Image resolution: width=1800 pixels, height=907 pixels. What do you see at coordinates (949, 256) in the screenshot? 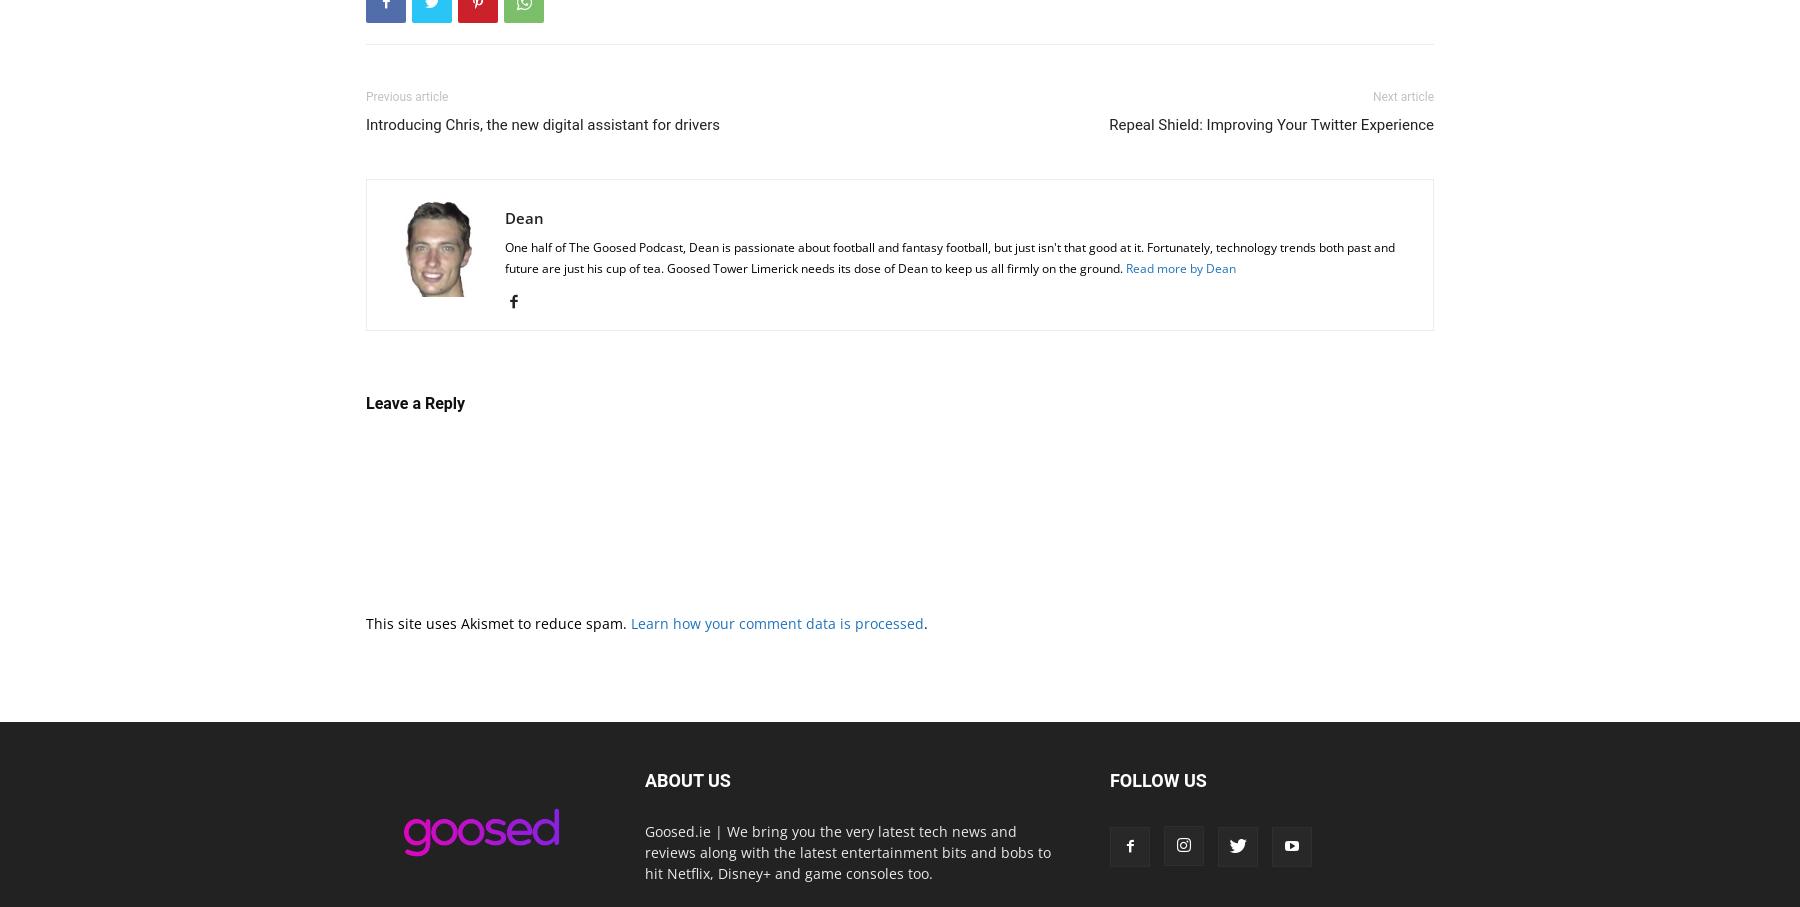
I see `'One half of The Goosed Podcast, Dean is passionate about football and fantasy football, but just isn't that good at it. Fortunately, technology trends both past and future are just his cup of tea. Goosed Tower Limerick needs its dose of Dean to keep us all firmly on the ground.'` at bounding box center [949, 256].